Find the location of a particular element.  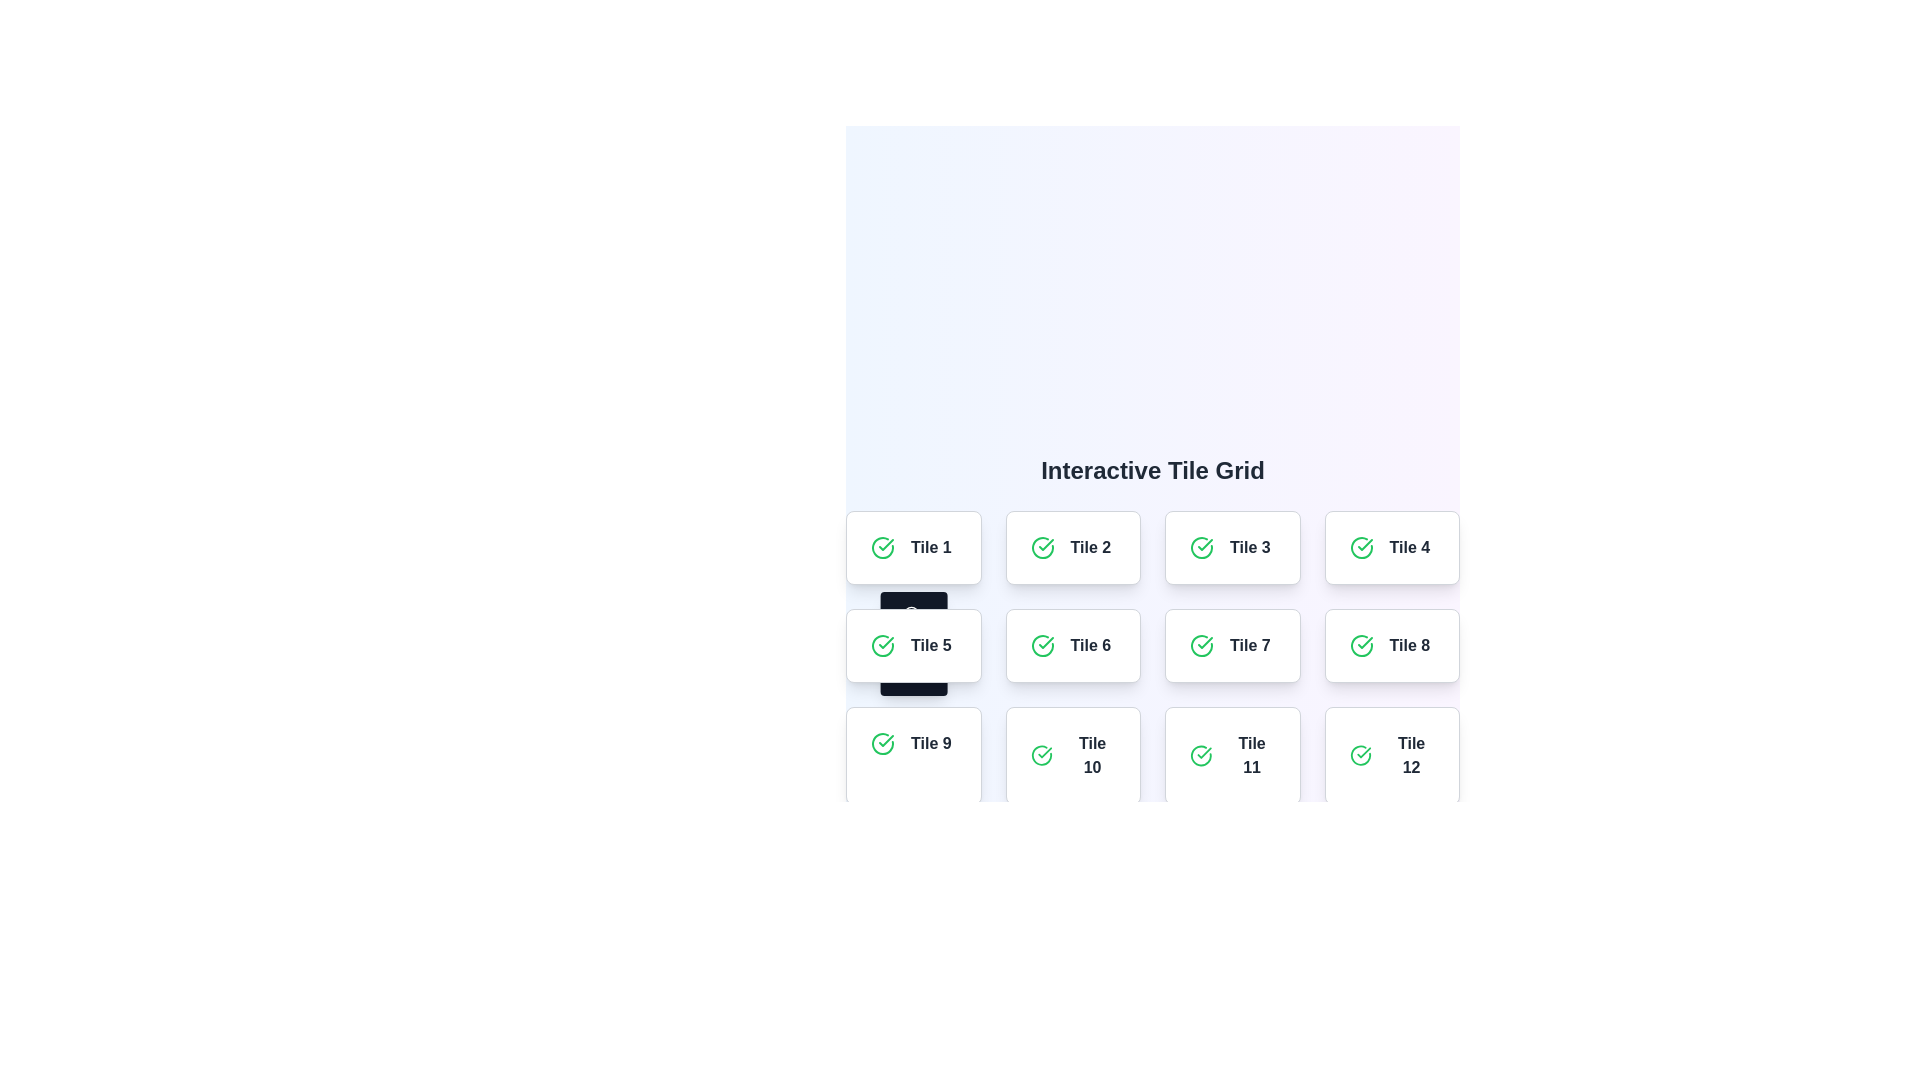

the green circular checkmark icon located in the top-left corner of 'Tile 11', which denotes success or completion is located at coordinates (1200, 756).